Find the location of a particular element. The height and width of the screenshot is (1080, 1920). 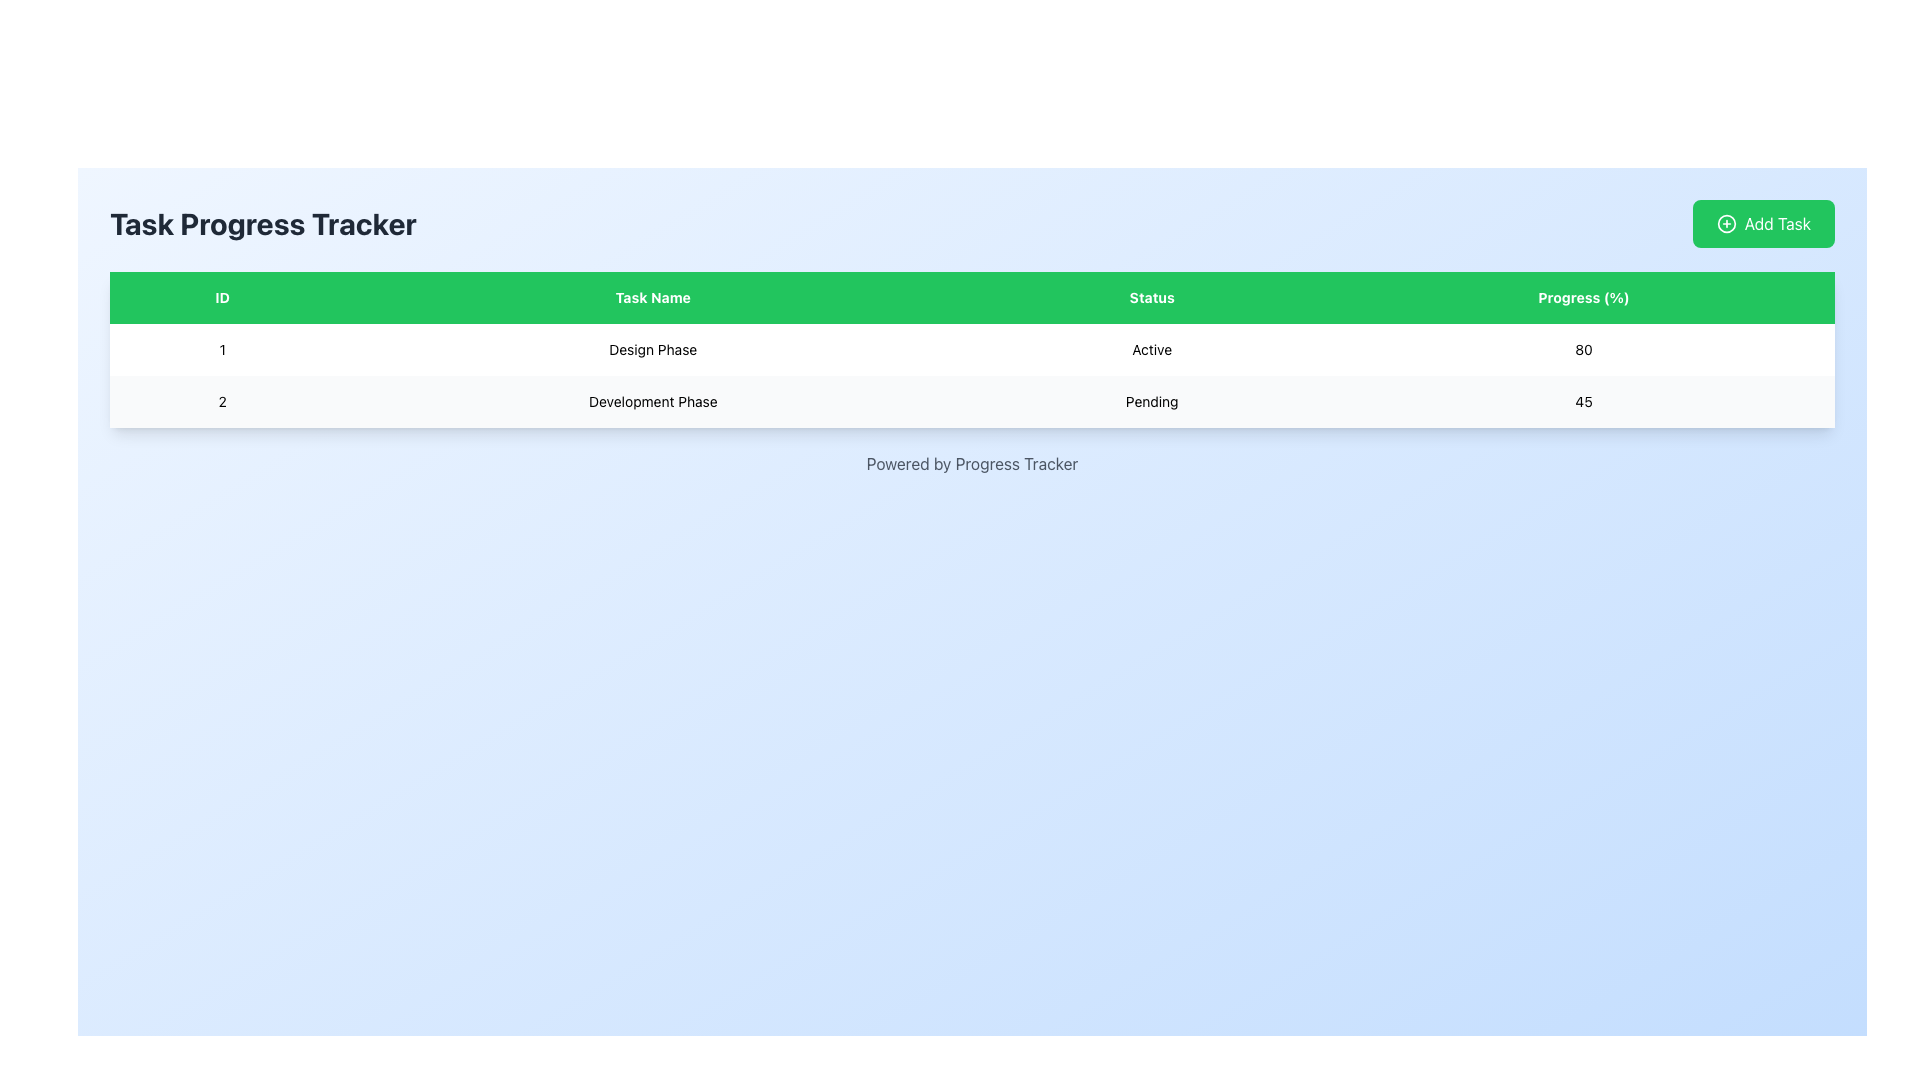

text content of the fourth table column header, which is aligned to the rightmost part of the header row and follows headers for 'ID', 'Task Name', and 'Status' is located at coordinates (1583, 297).